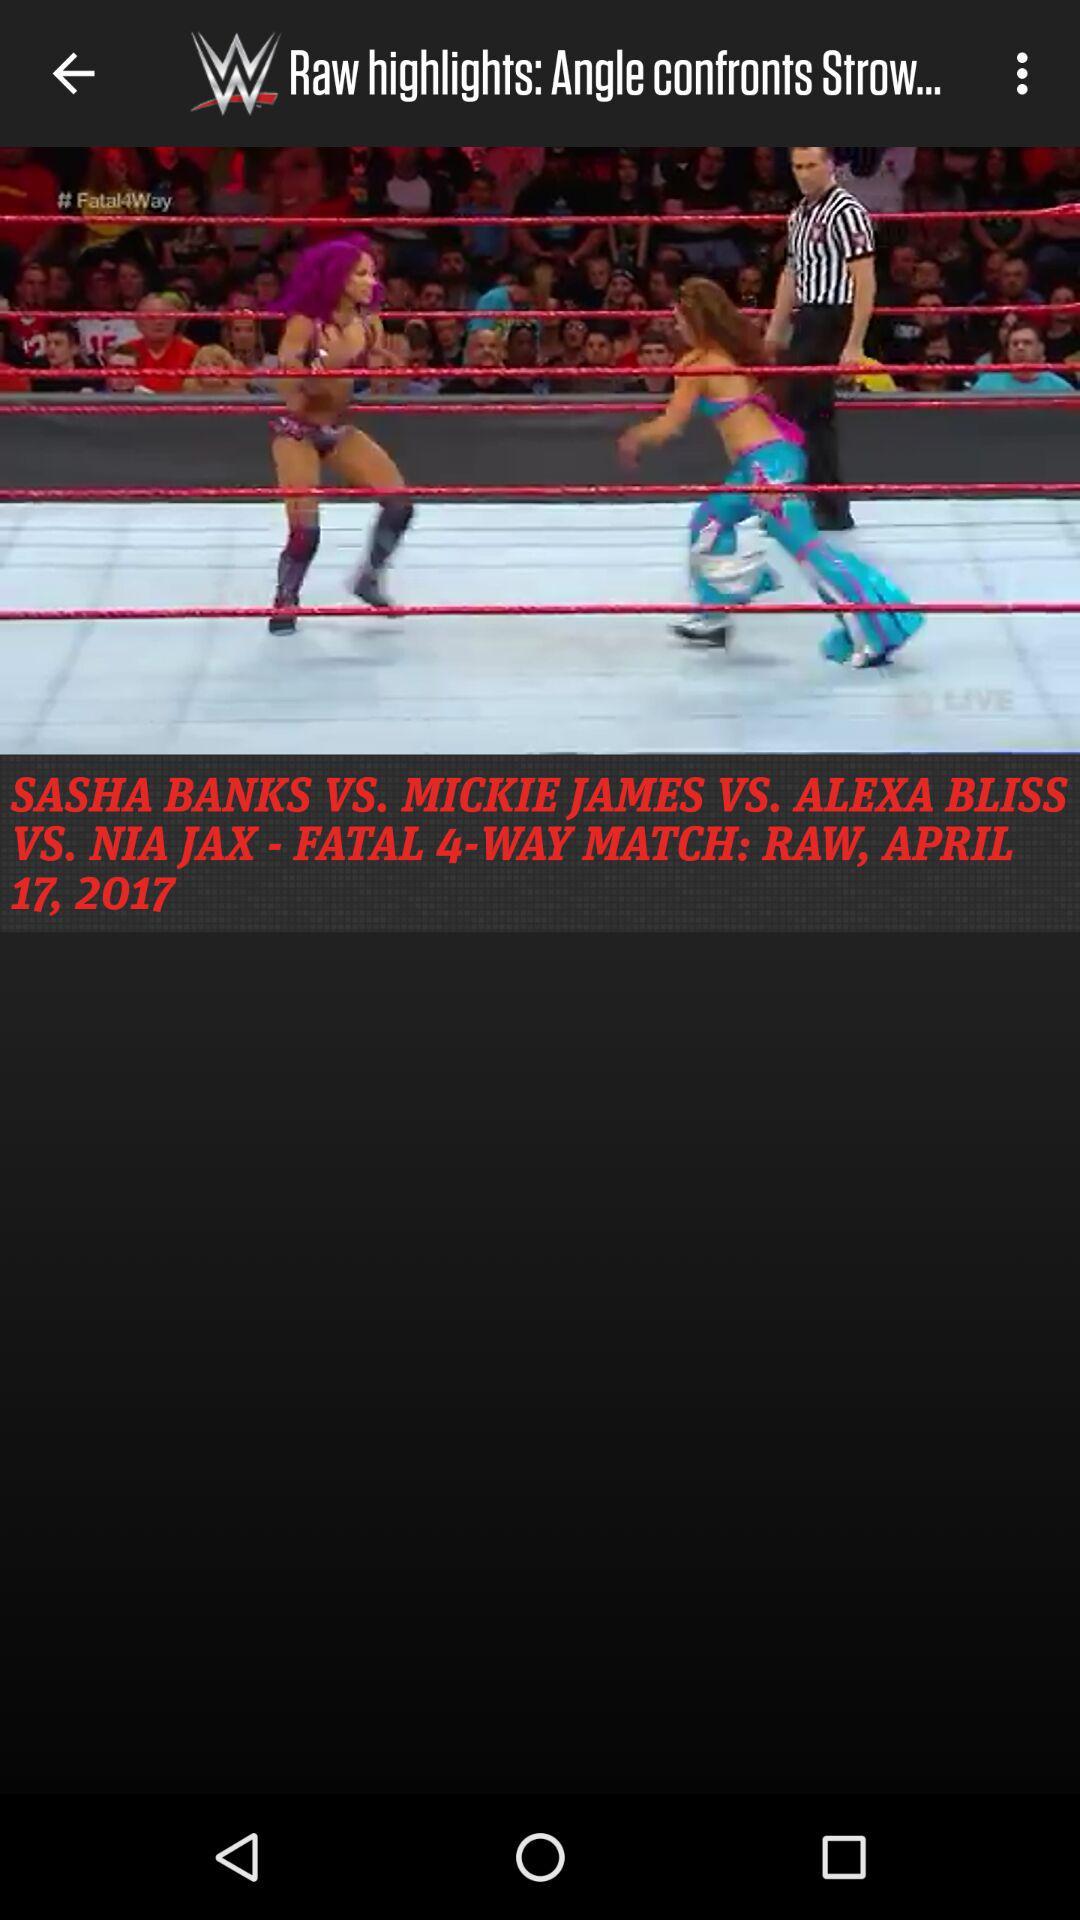 This screenshot has height=1920, width=1080. What do you see at coordinates (1027, 73) in the screenshot?
I see `icon at the top right corner` at bounding box center [1027, 73].